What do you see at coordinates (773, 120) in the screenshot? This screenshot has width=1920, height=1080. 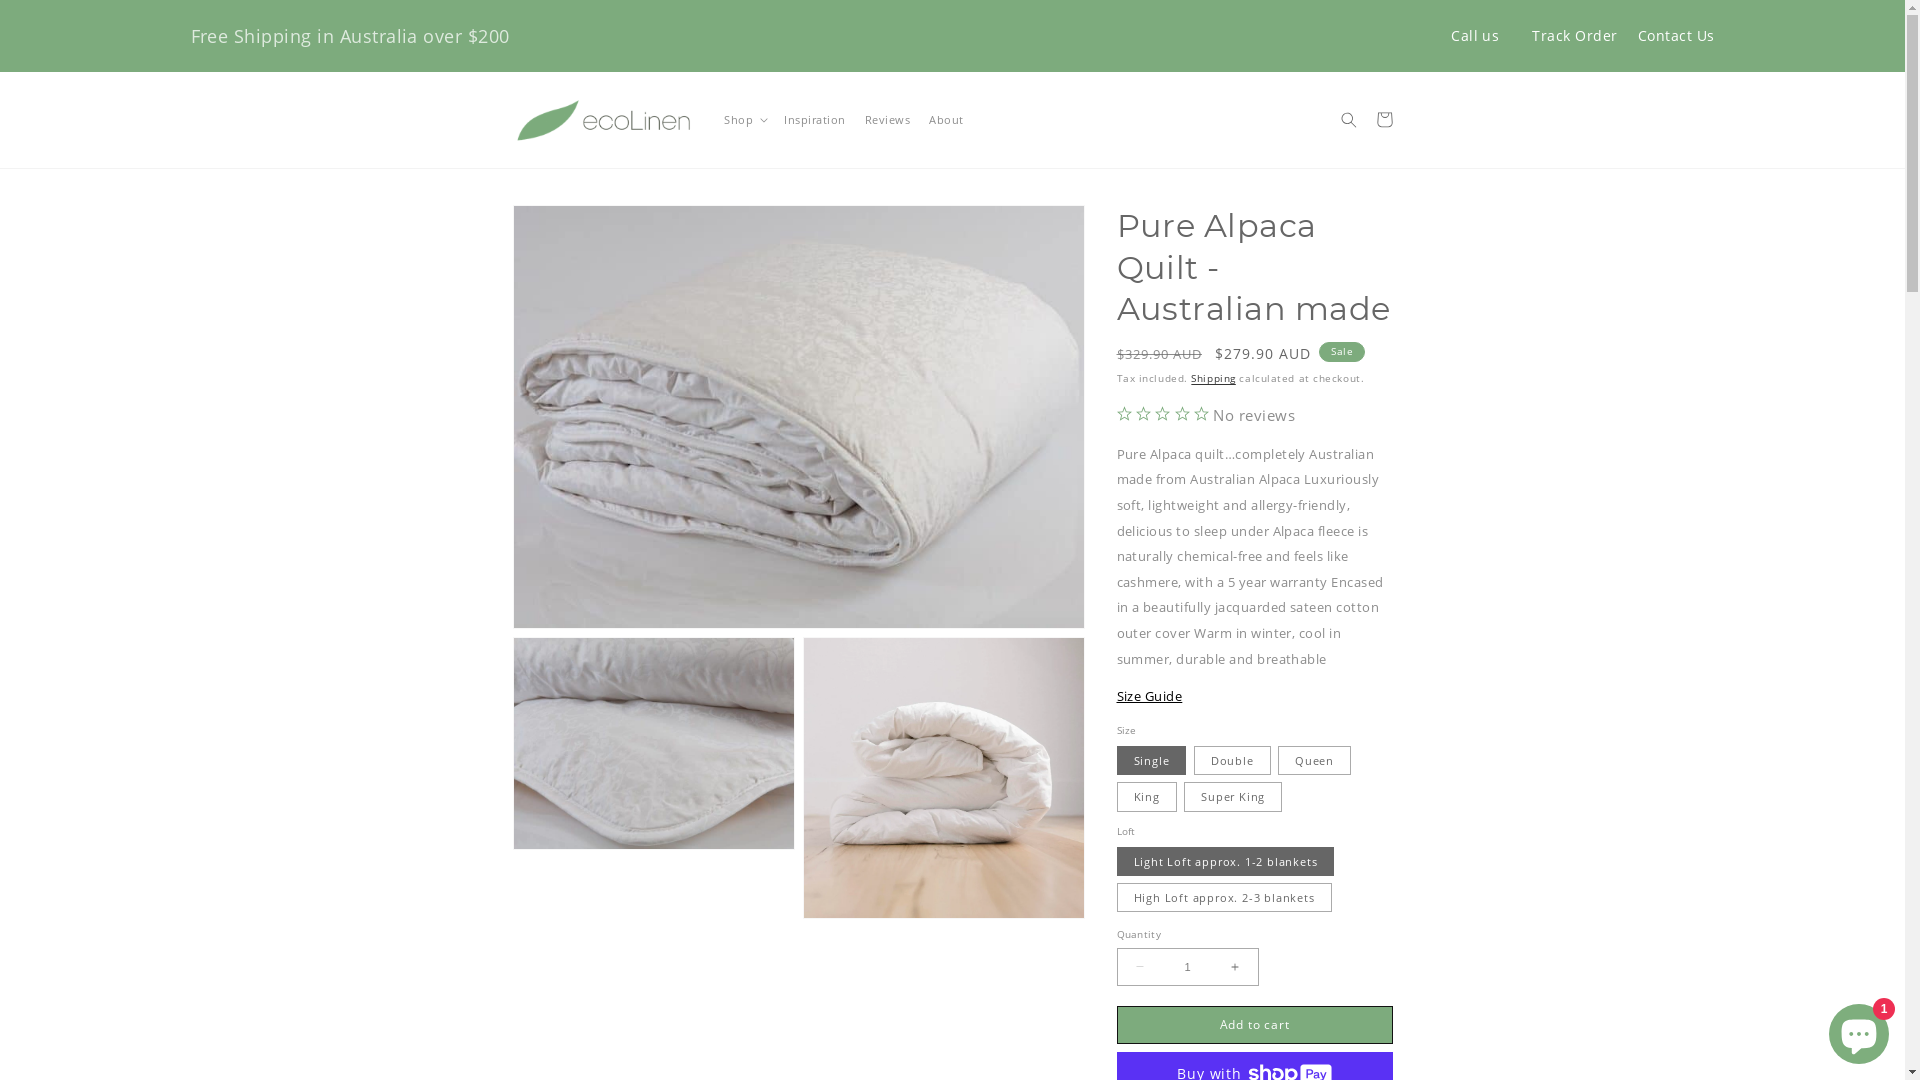 I see `'Inspiration'` at bounding box center [773, 120].